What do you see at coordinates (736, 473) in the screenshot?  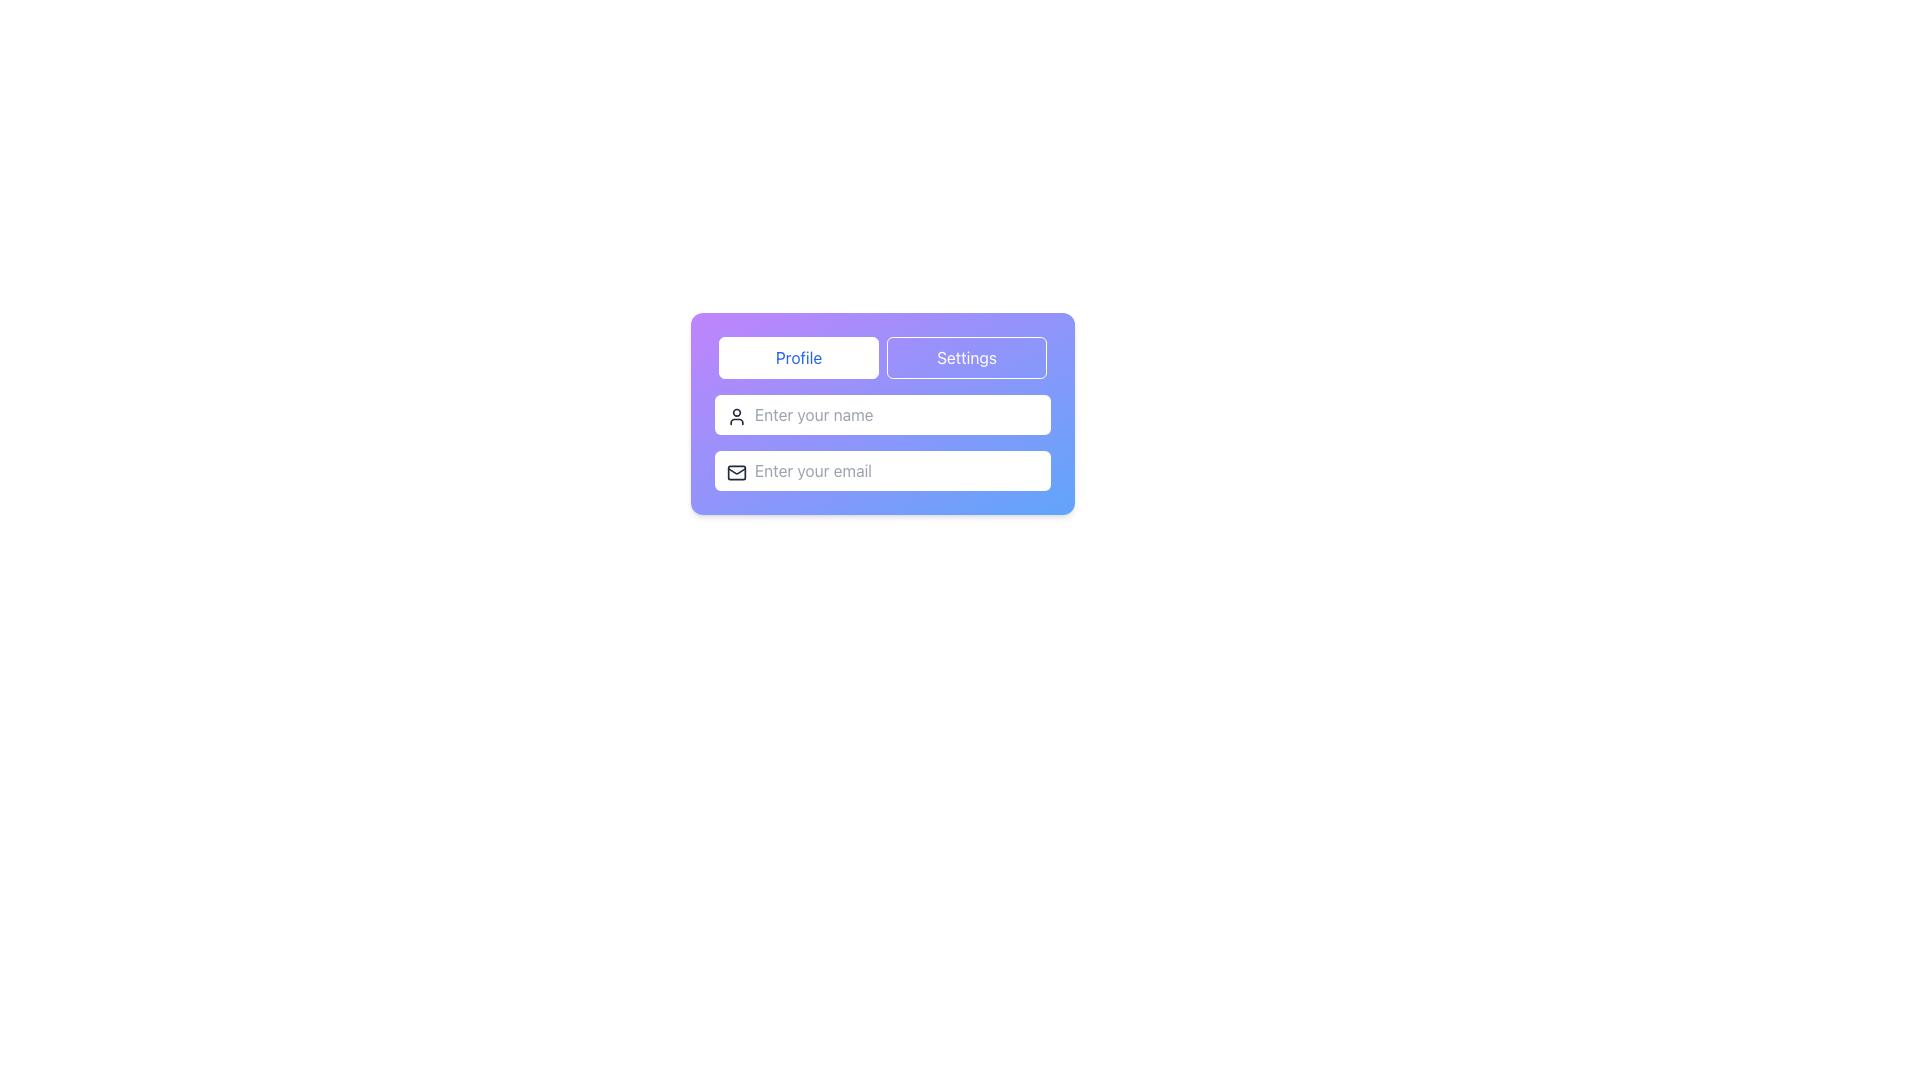 I see `the envelope icon inside the 'Enter your email' text input field to receive additional information, such as a tooltip` at bounding box center [736, 473].